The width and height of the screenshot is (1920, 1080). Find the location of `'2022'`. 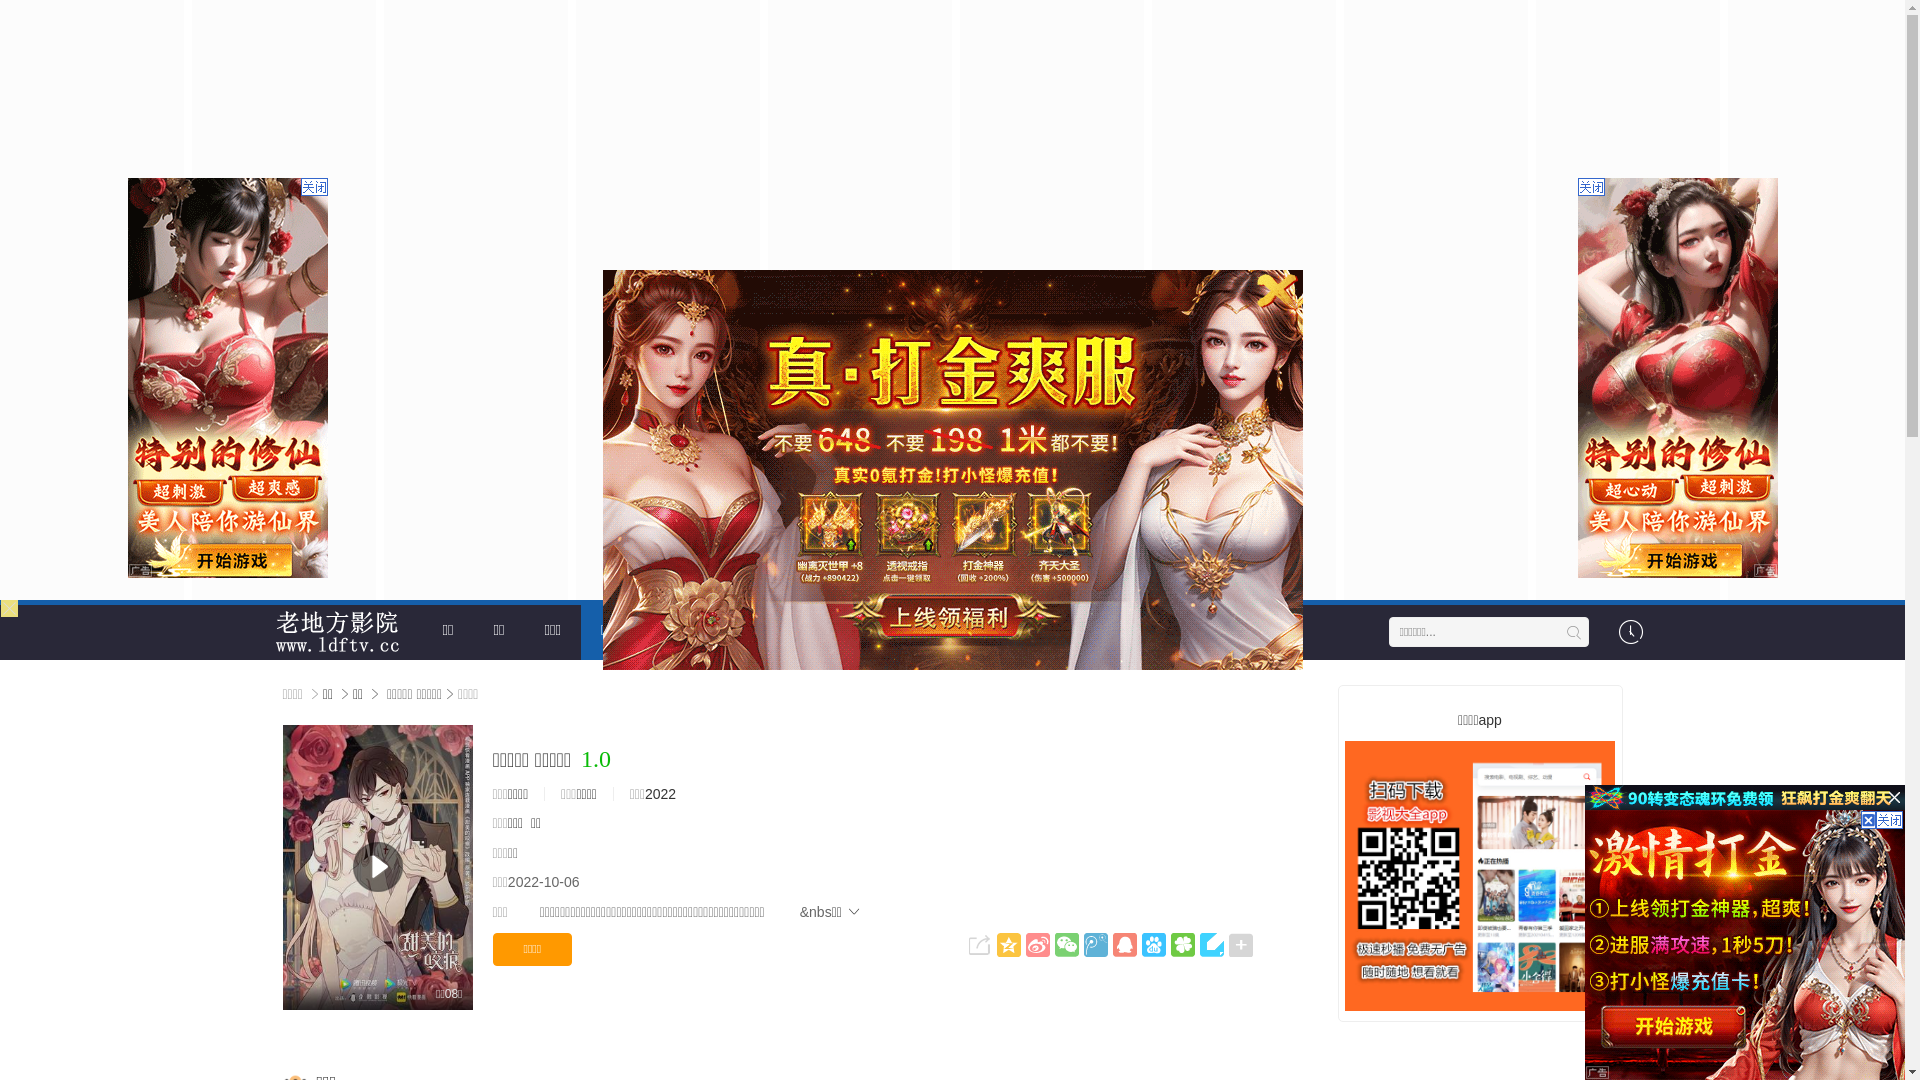

'2022' is located at coordinates (660, 793).